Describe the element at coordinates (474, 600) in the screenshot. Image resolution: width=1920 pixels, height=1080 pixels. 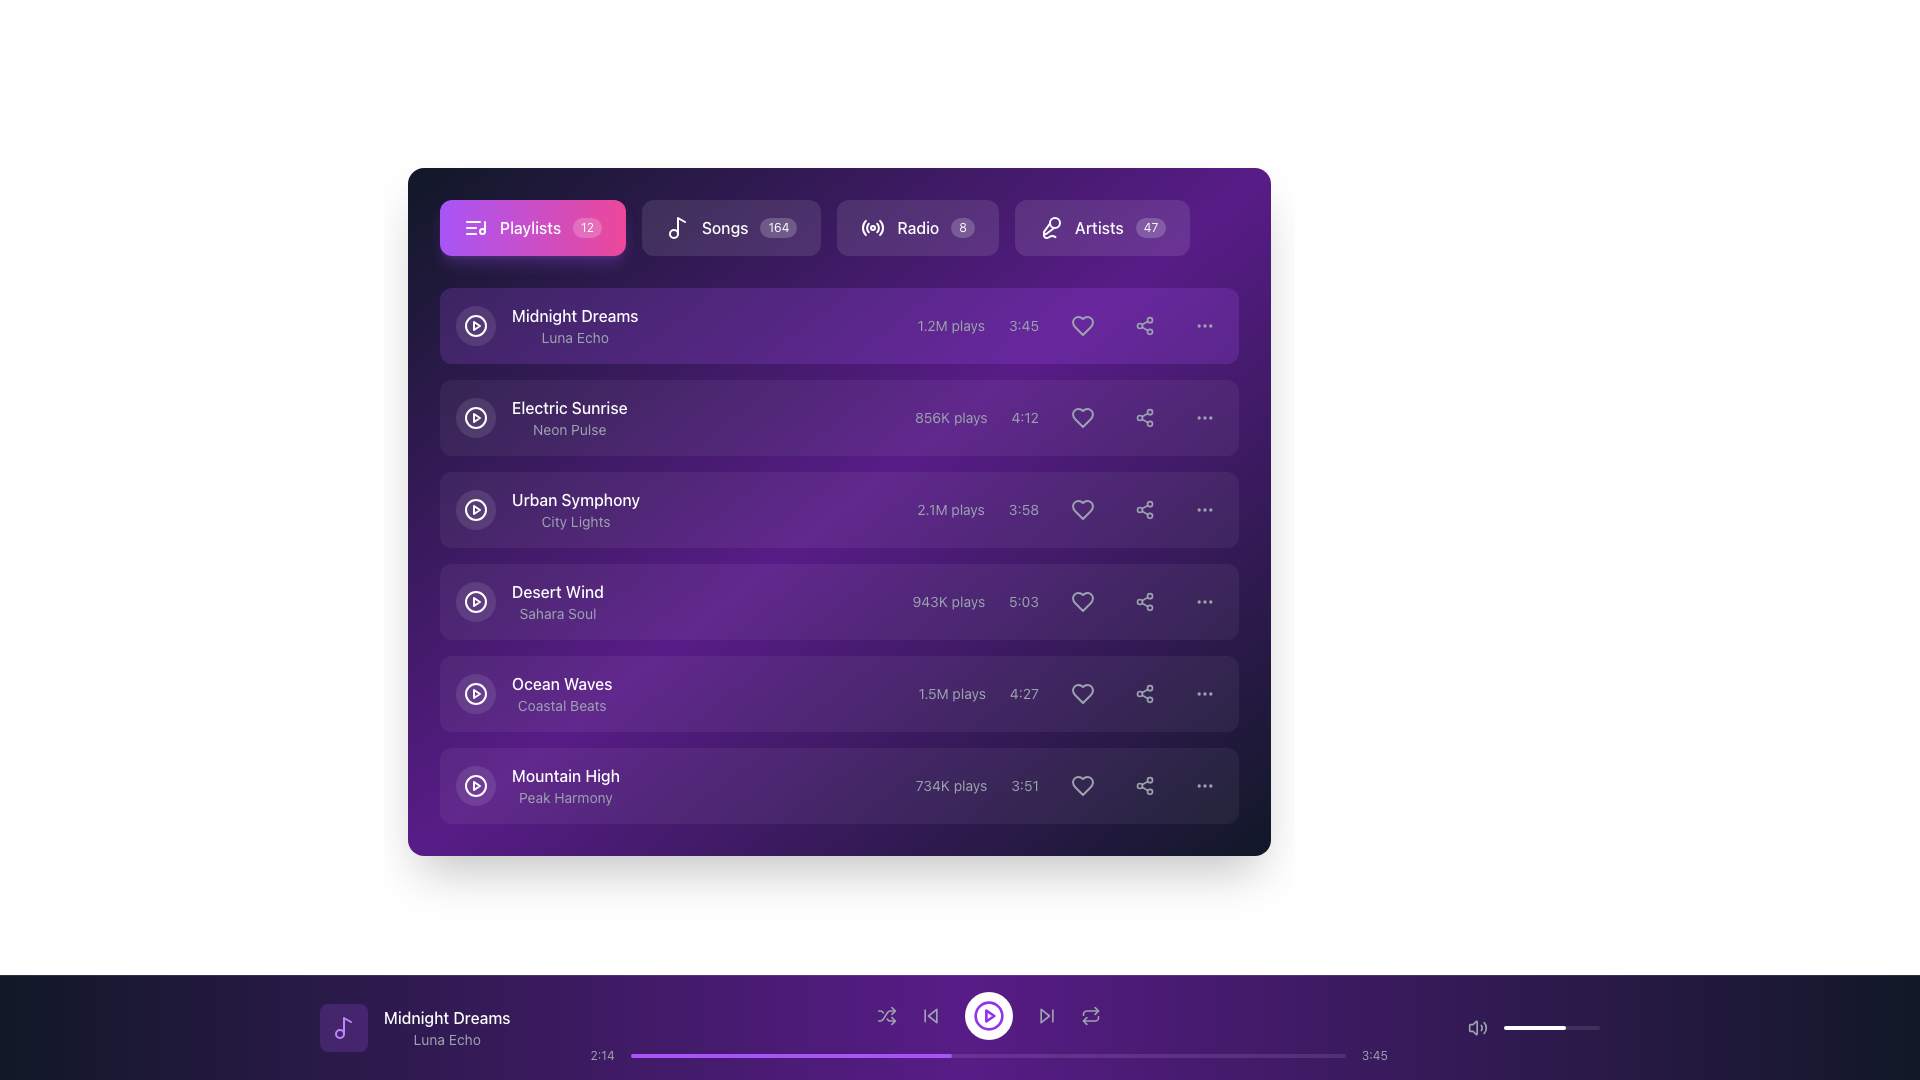
I see `the playback button for the song 'Desert Wind' by 'Sahara Soul'` at that location.